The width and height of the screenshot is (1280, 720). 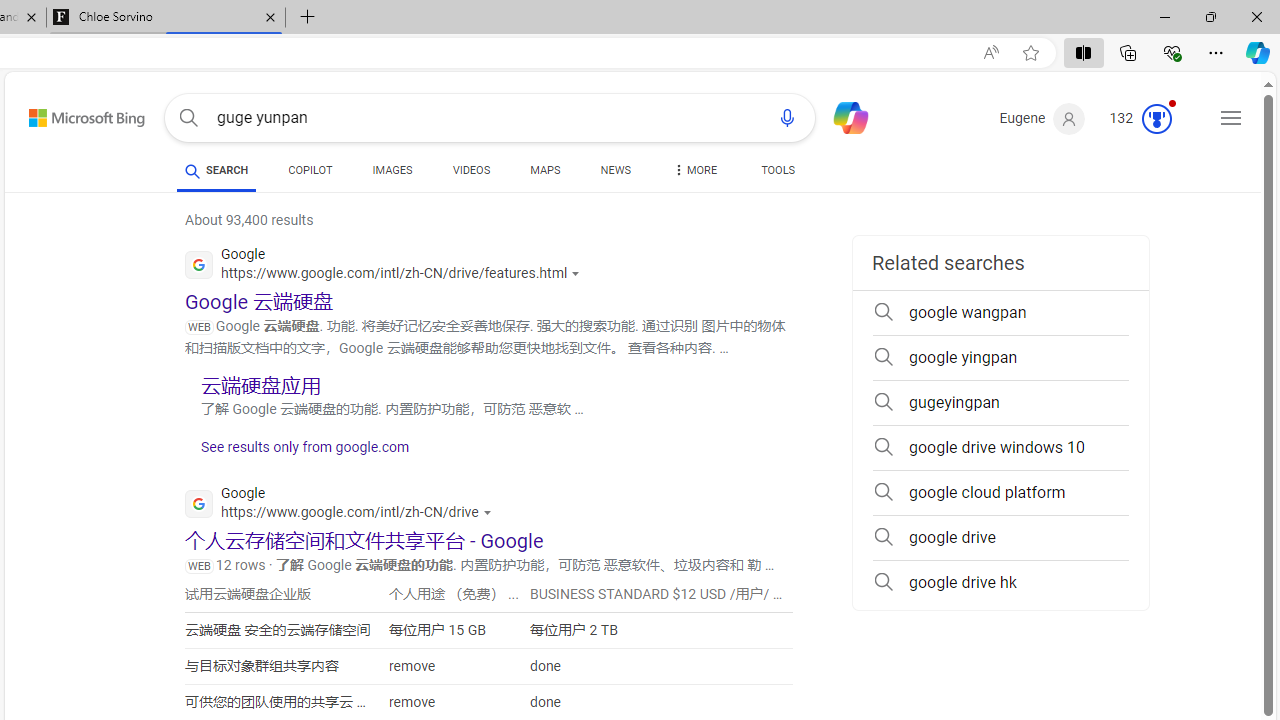 I want to click on 'SEARCH', so click(x=216, y=170).